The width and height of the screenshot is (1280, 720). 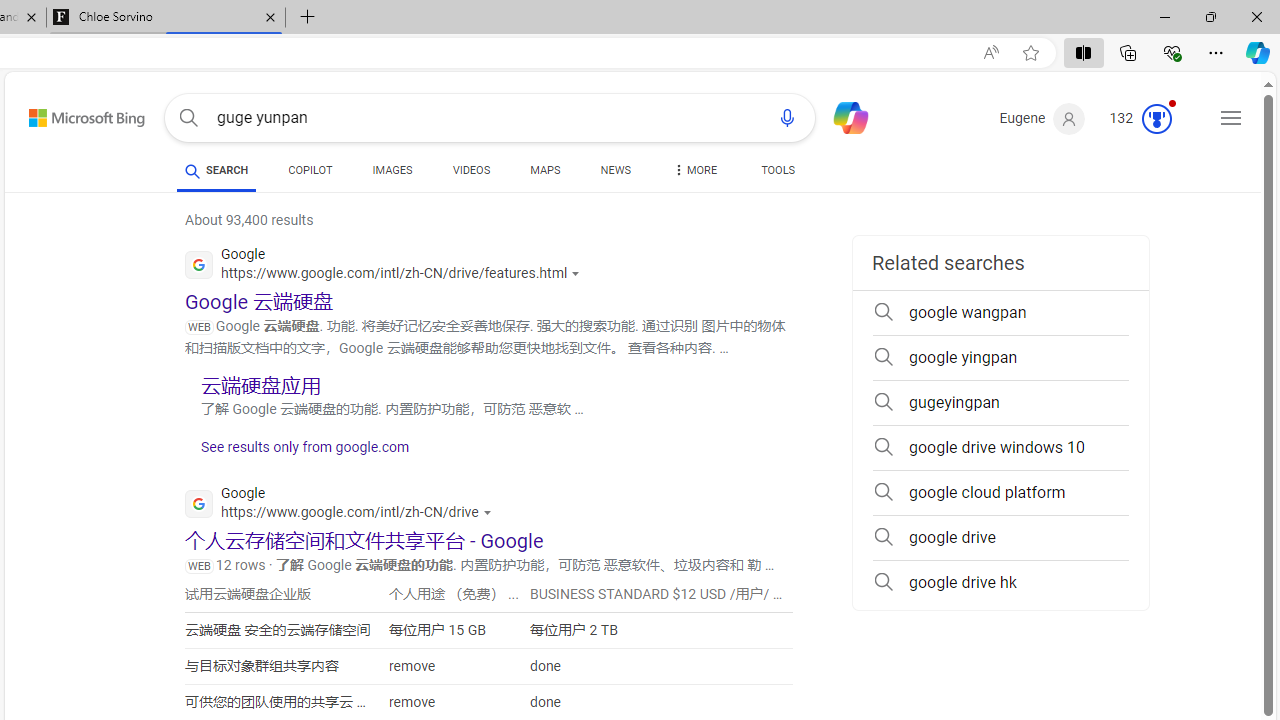 I want to click on 'SEARCH', so click(x=216, y=170).